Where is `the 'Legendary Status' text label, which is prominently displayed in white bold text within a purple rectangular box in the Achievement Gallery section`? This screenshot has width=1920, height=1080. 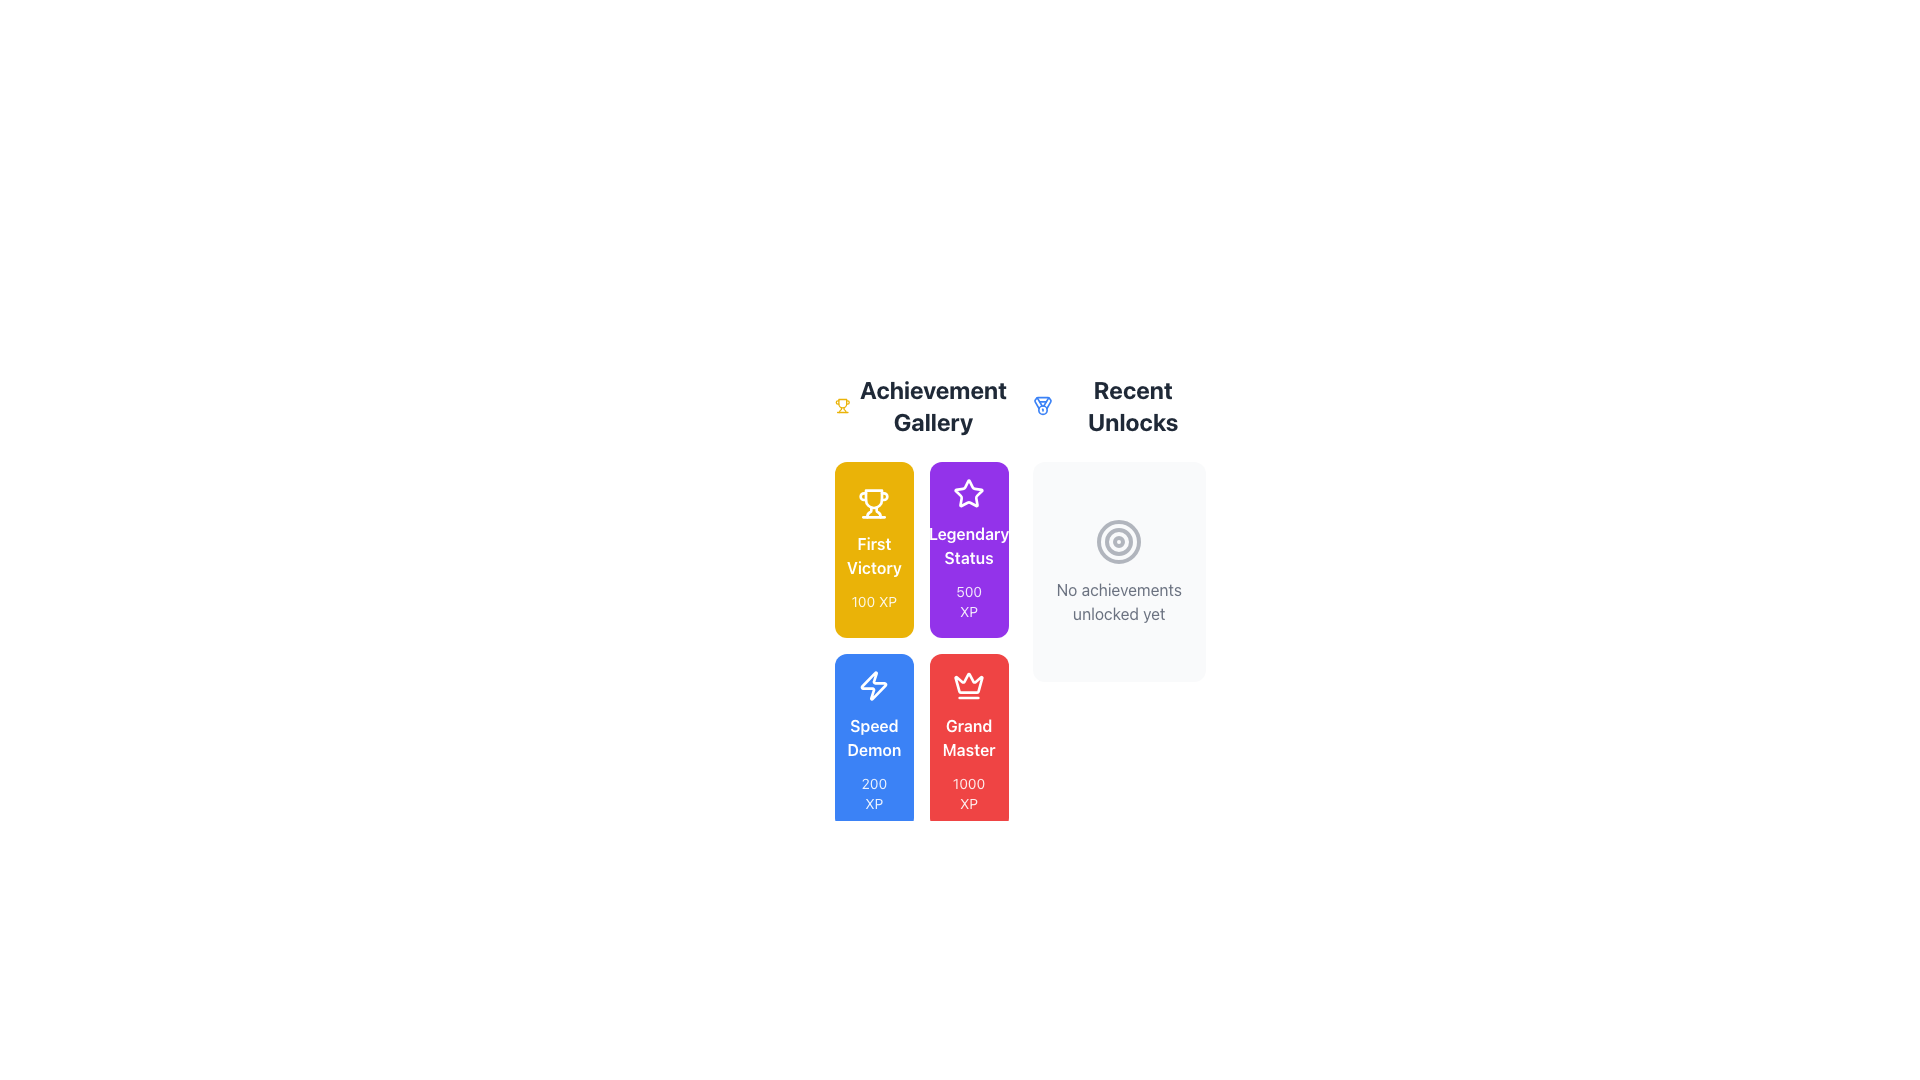
the 'Legendary Status' text label, which is prominently displayed in white bold text within a purple rectangular box in the Achievement Gallery section is located at coordinates (969, 546).